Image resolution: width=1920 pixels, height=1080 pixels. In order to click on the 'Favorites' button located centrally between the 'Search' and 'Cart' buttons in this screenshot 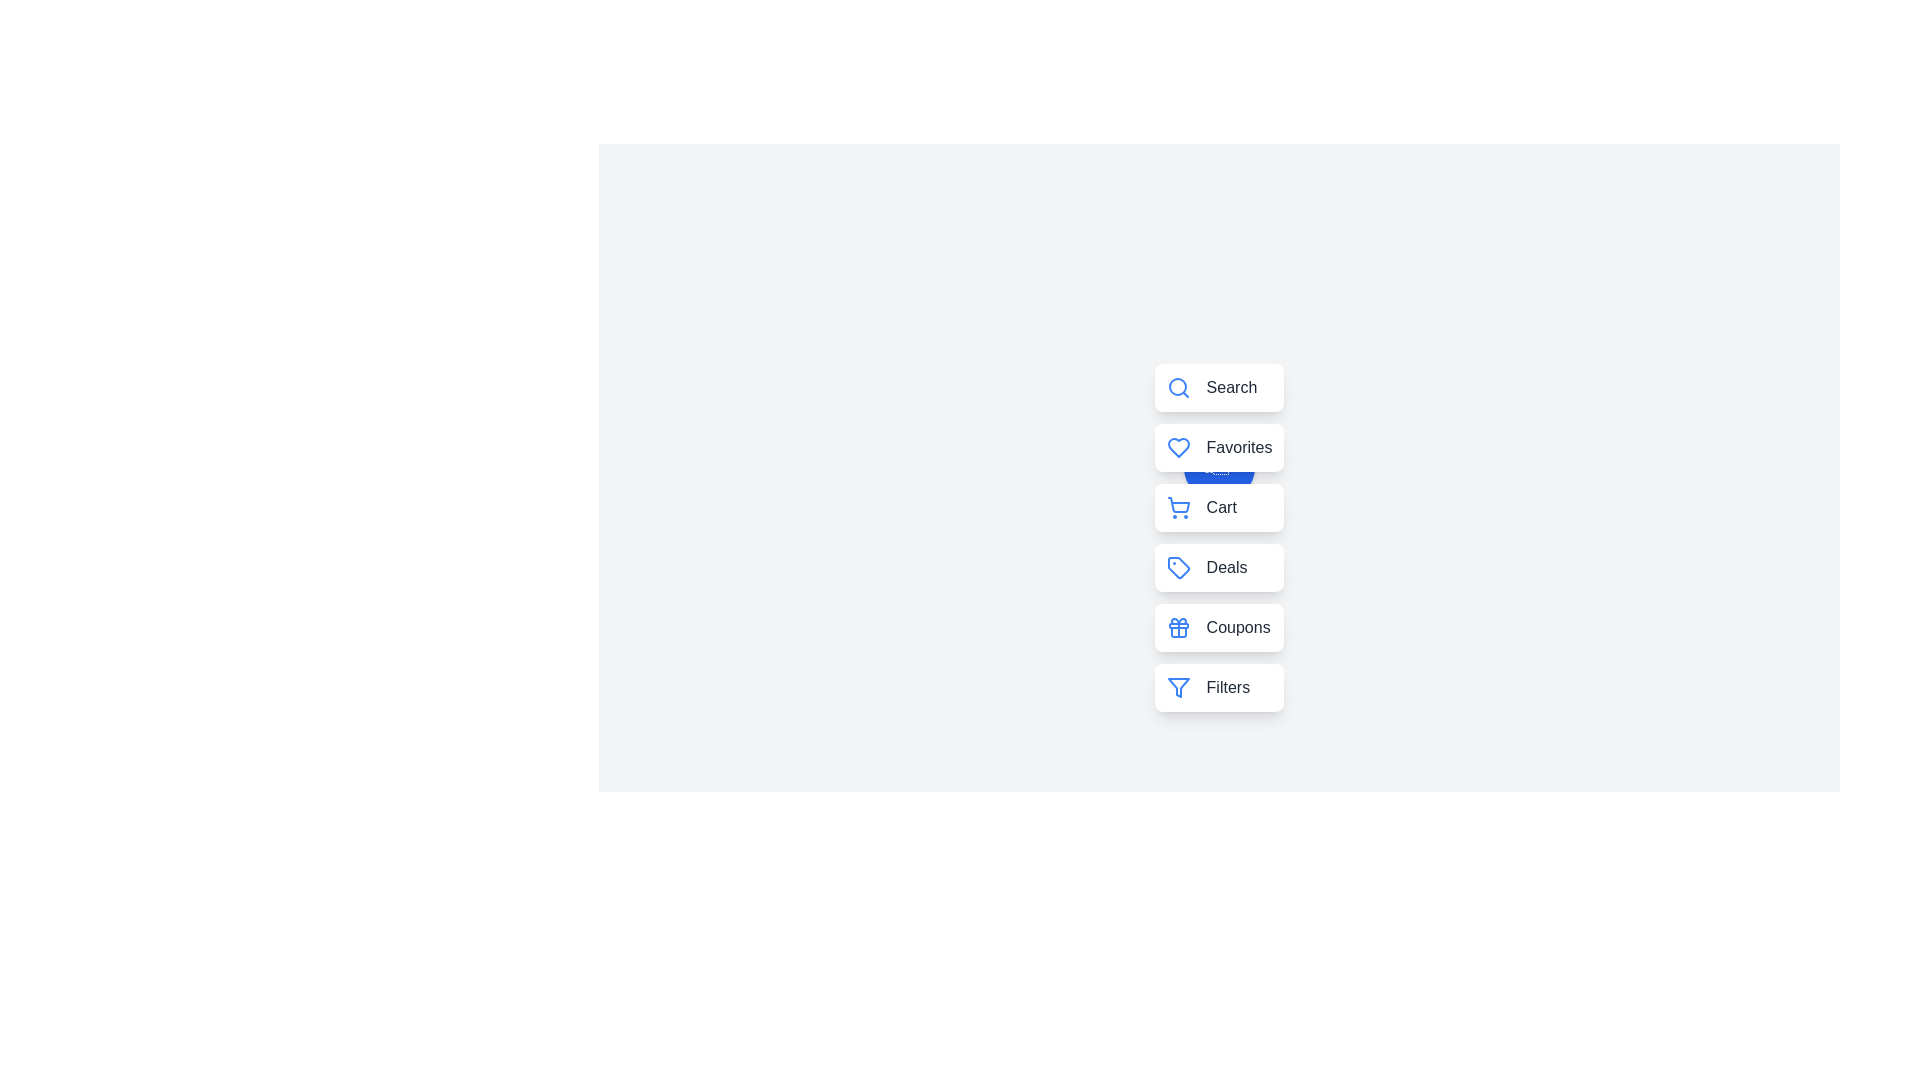, I will do `click(1218, 467)`.